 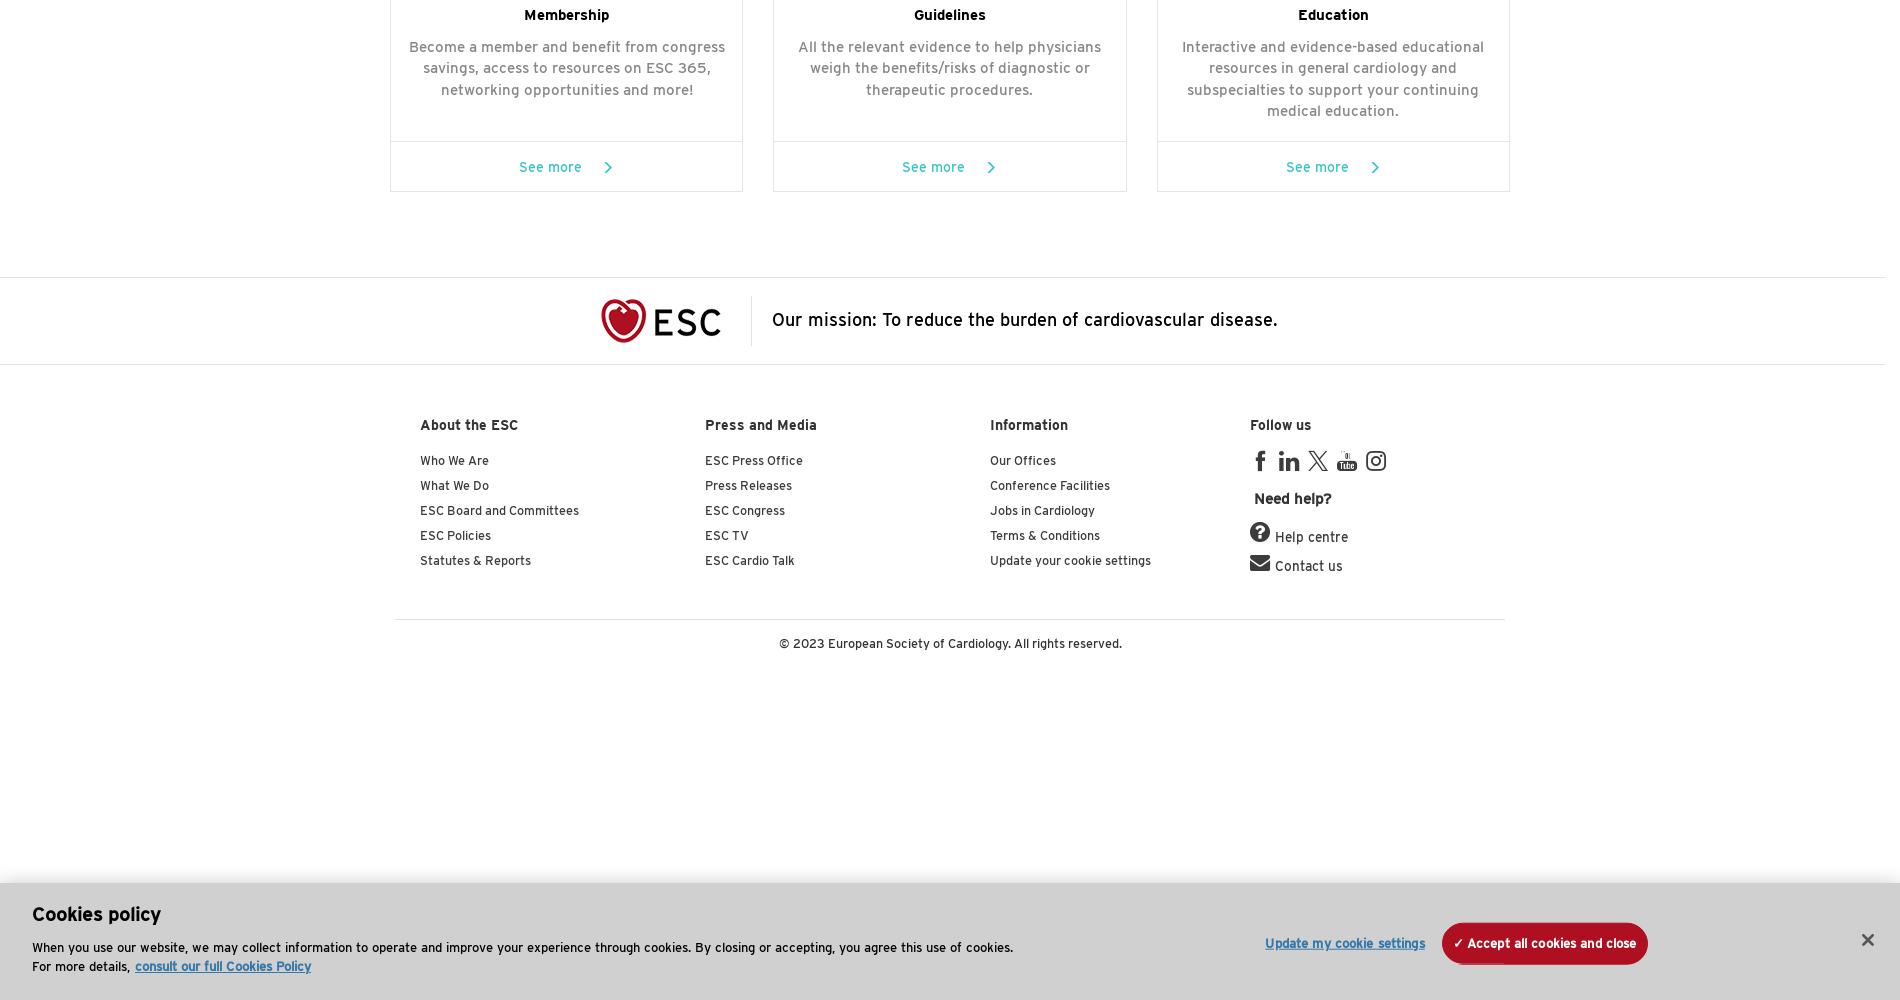 What do you see at coordinates (566, 15) in the screenshot?
I see `'Membership'` at bounding box center [566, 15].